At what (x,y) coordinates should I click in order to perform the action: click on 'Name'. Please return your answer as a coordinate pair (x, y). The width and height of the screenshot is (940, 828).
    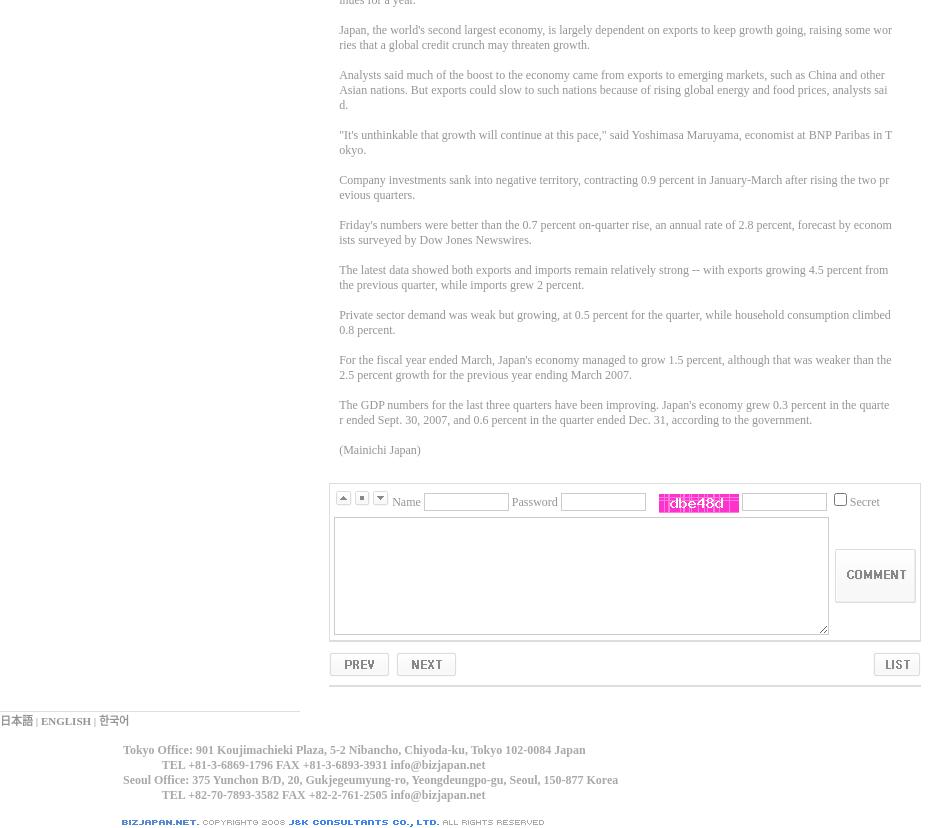
    Looking at the image, I should click on (405, 502).